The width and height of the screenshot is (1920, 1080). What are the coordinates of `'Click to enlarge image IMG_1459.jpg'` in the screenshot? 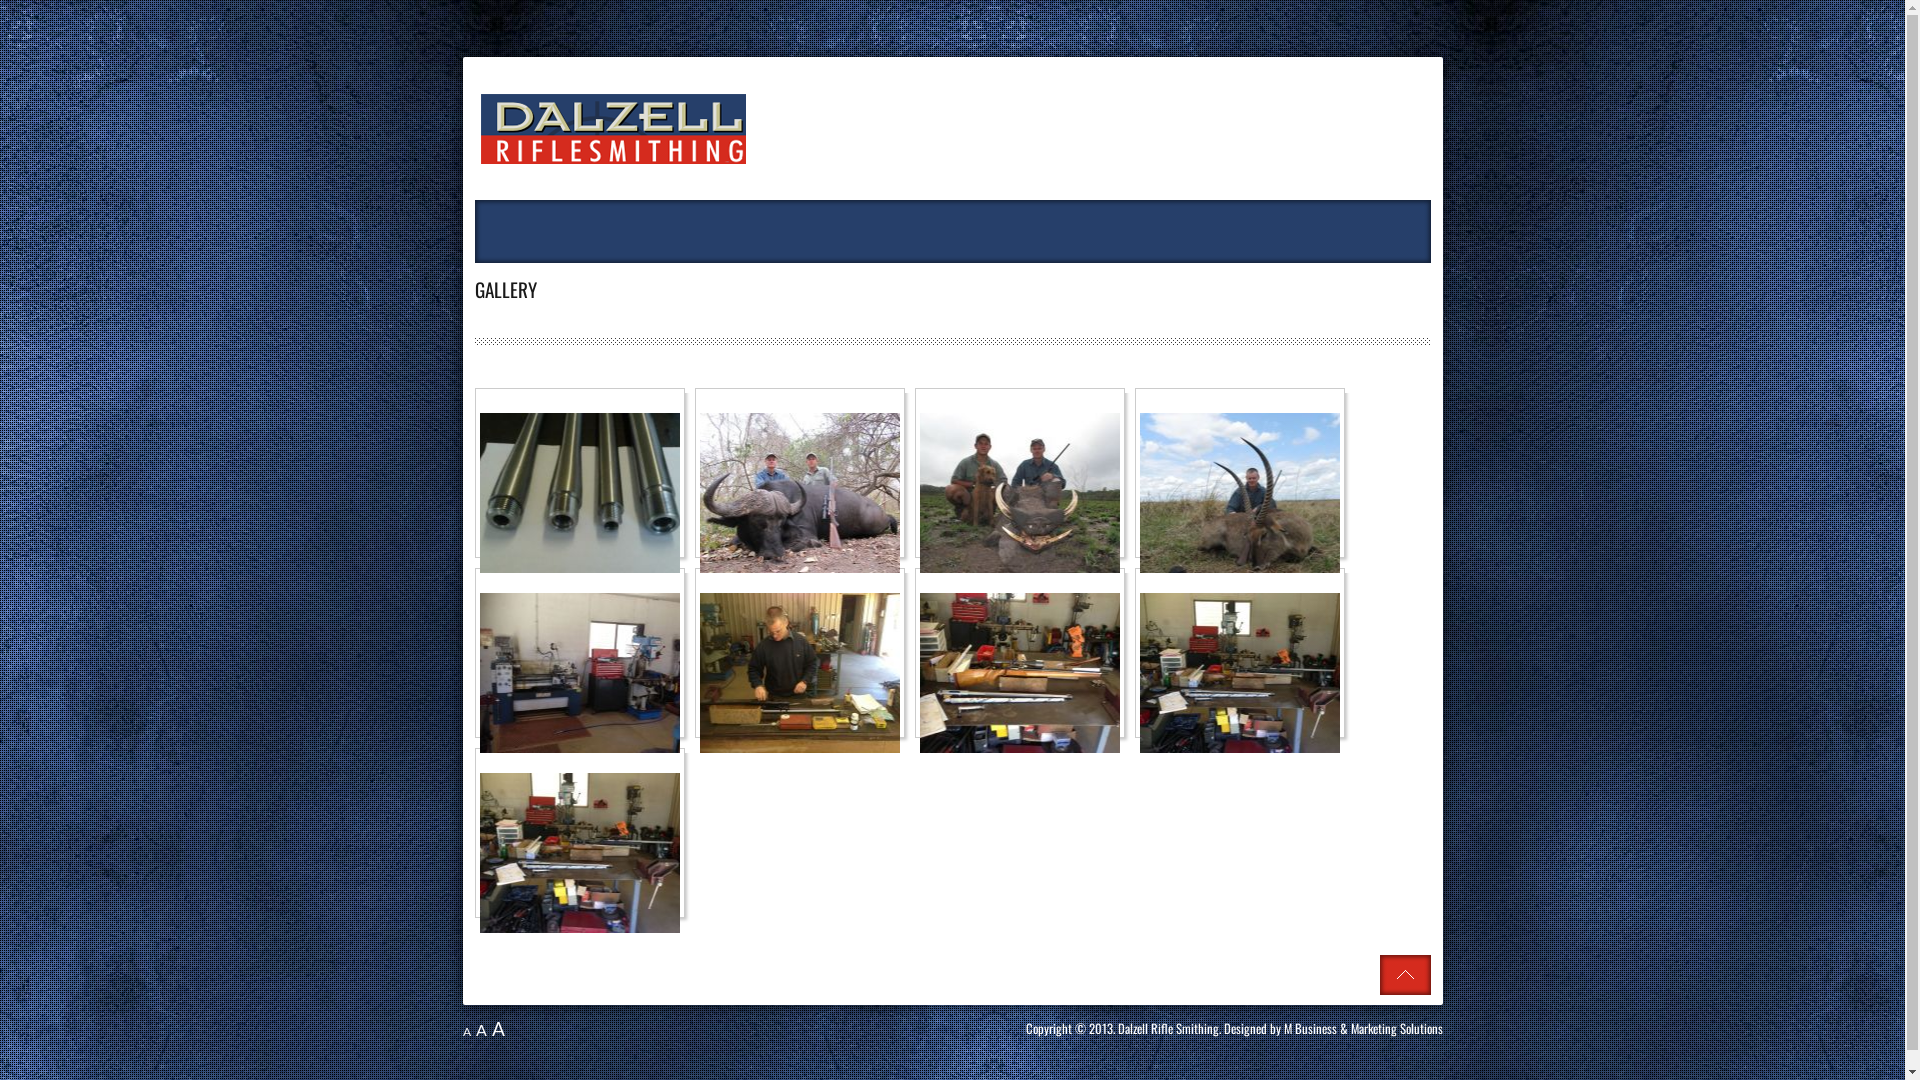 It's located at (1019, 672).